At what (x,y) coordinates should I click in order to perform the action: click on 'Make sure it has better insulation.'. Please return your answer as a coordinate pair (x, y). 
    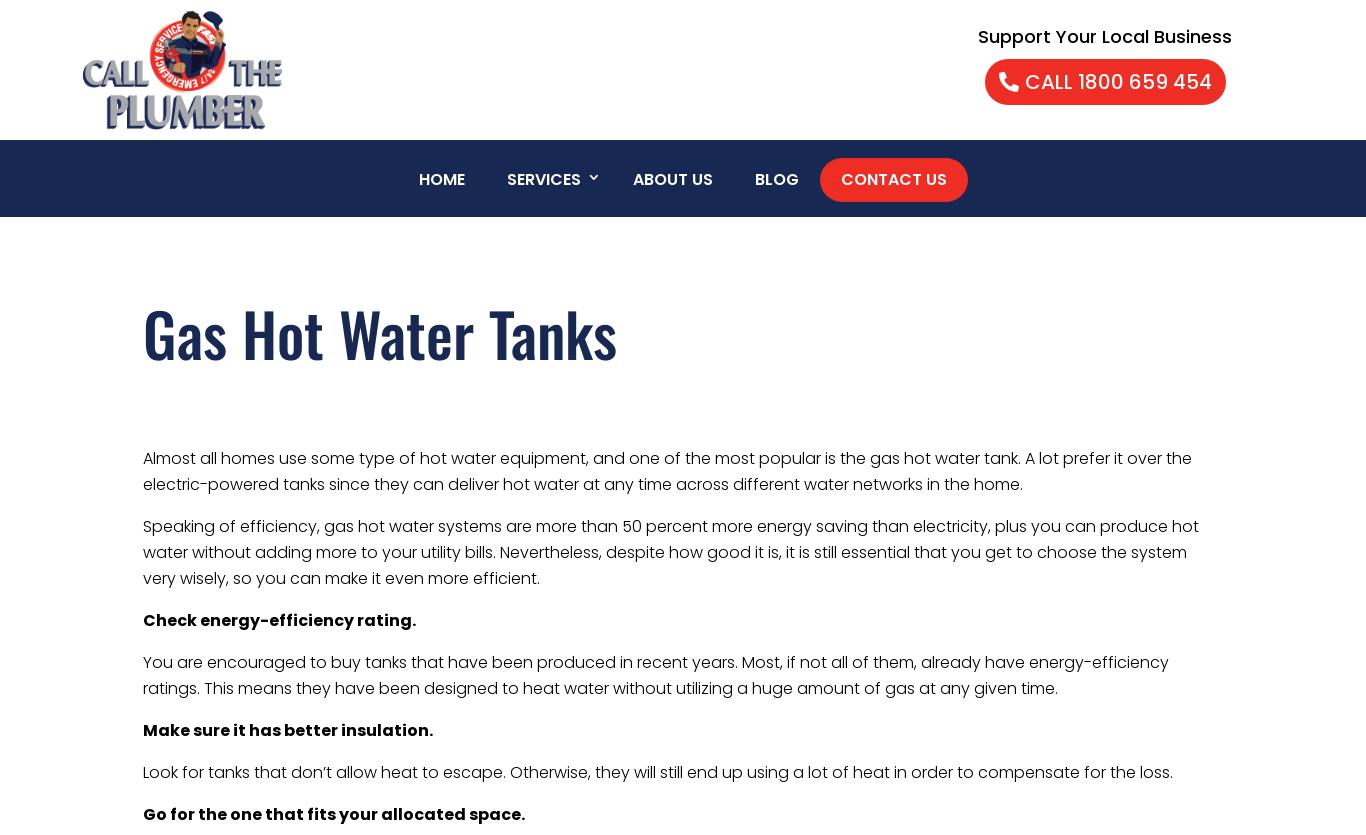
    Looking at the image, I should click on (287, 730).